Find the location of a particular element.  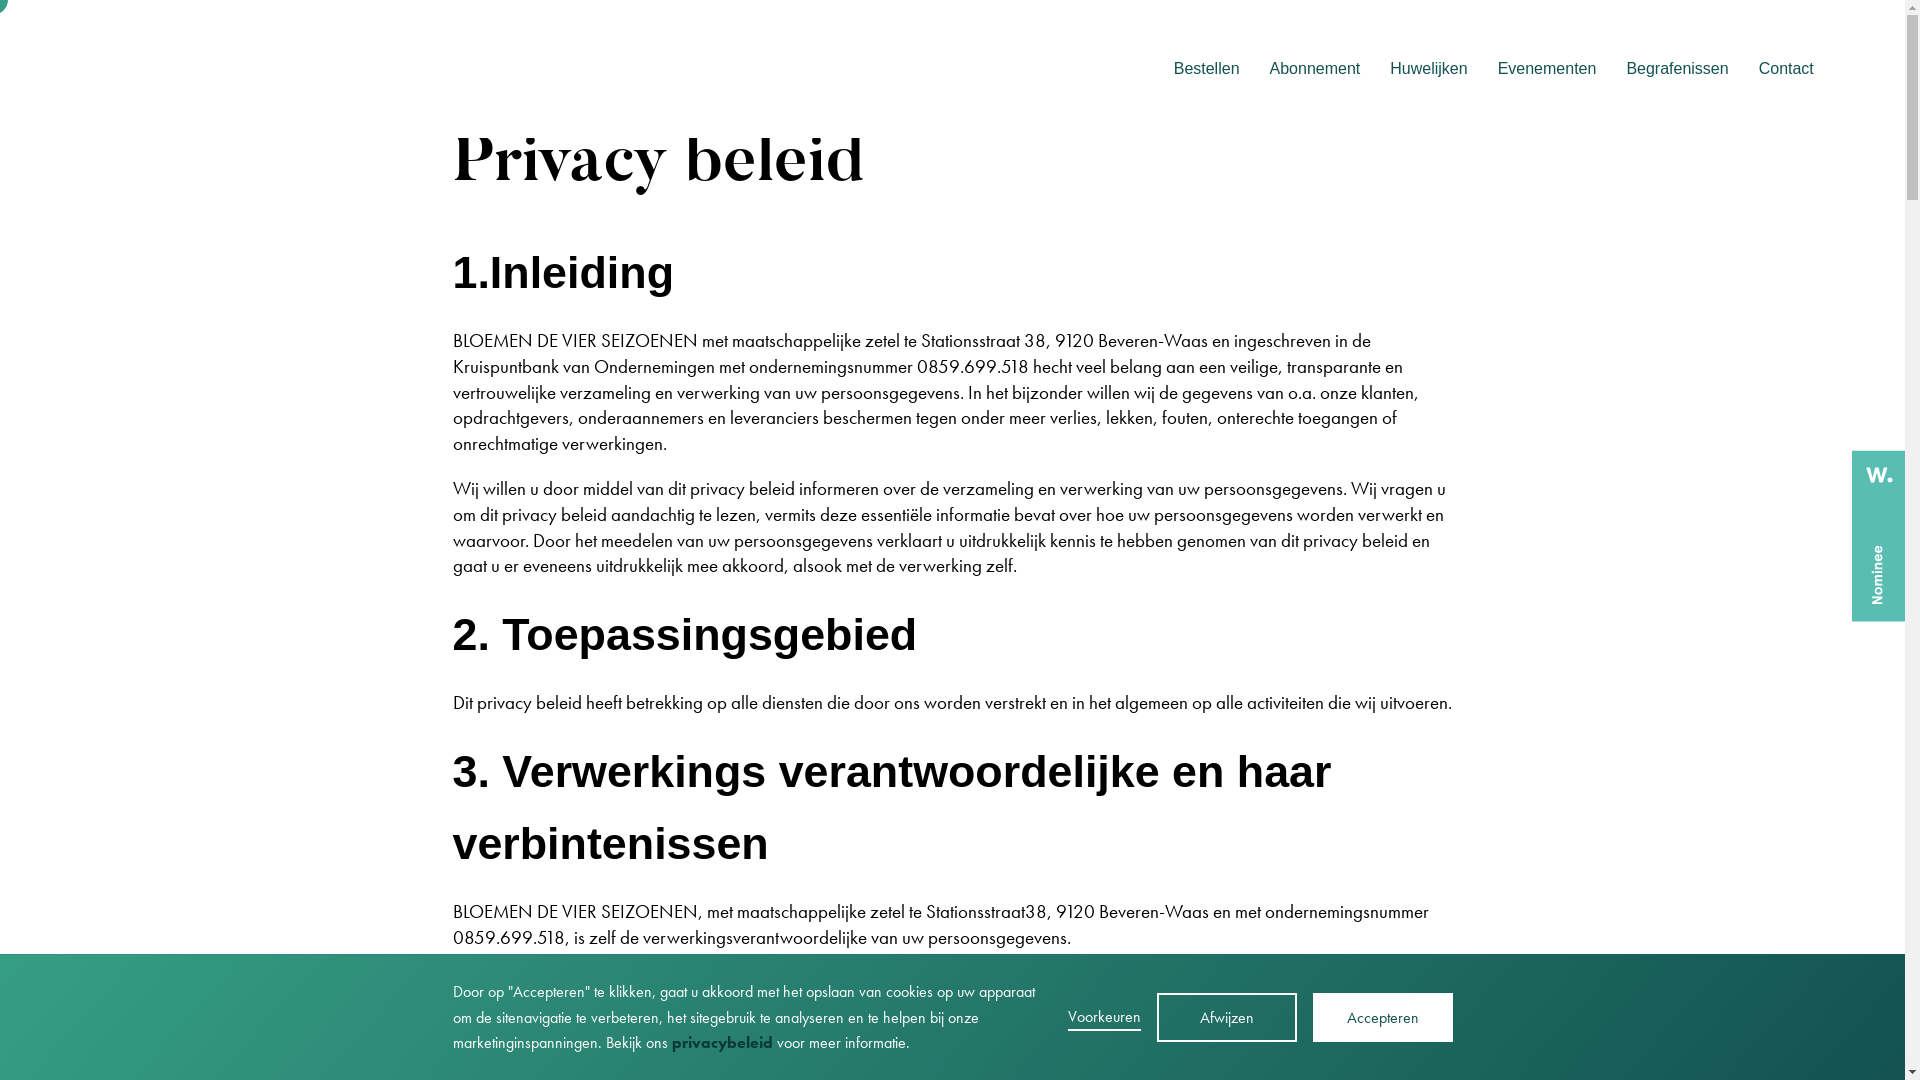

'privacybeleid' is located at coordinates (721, 1041).